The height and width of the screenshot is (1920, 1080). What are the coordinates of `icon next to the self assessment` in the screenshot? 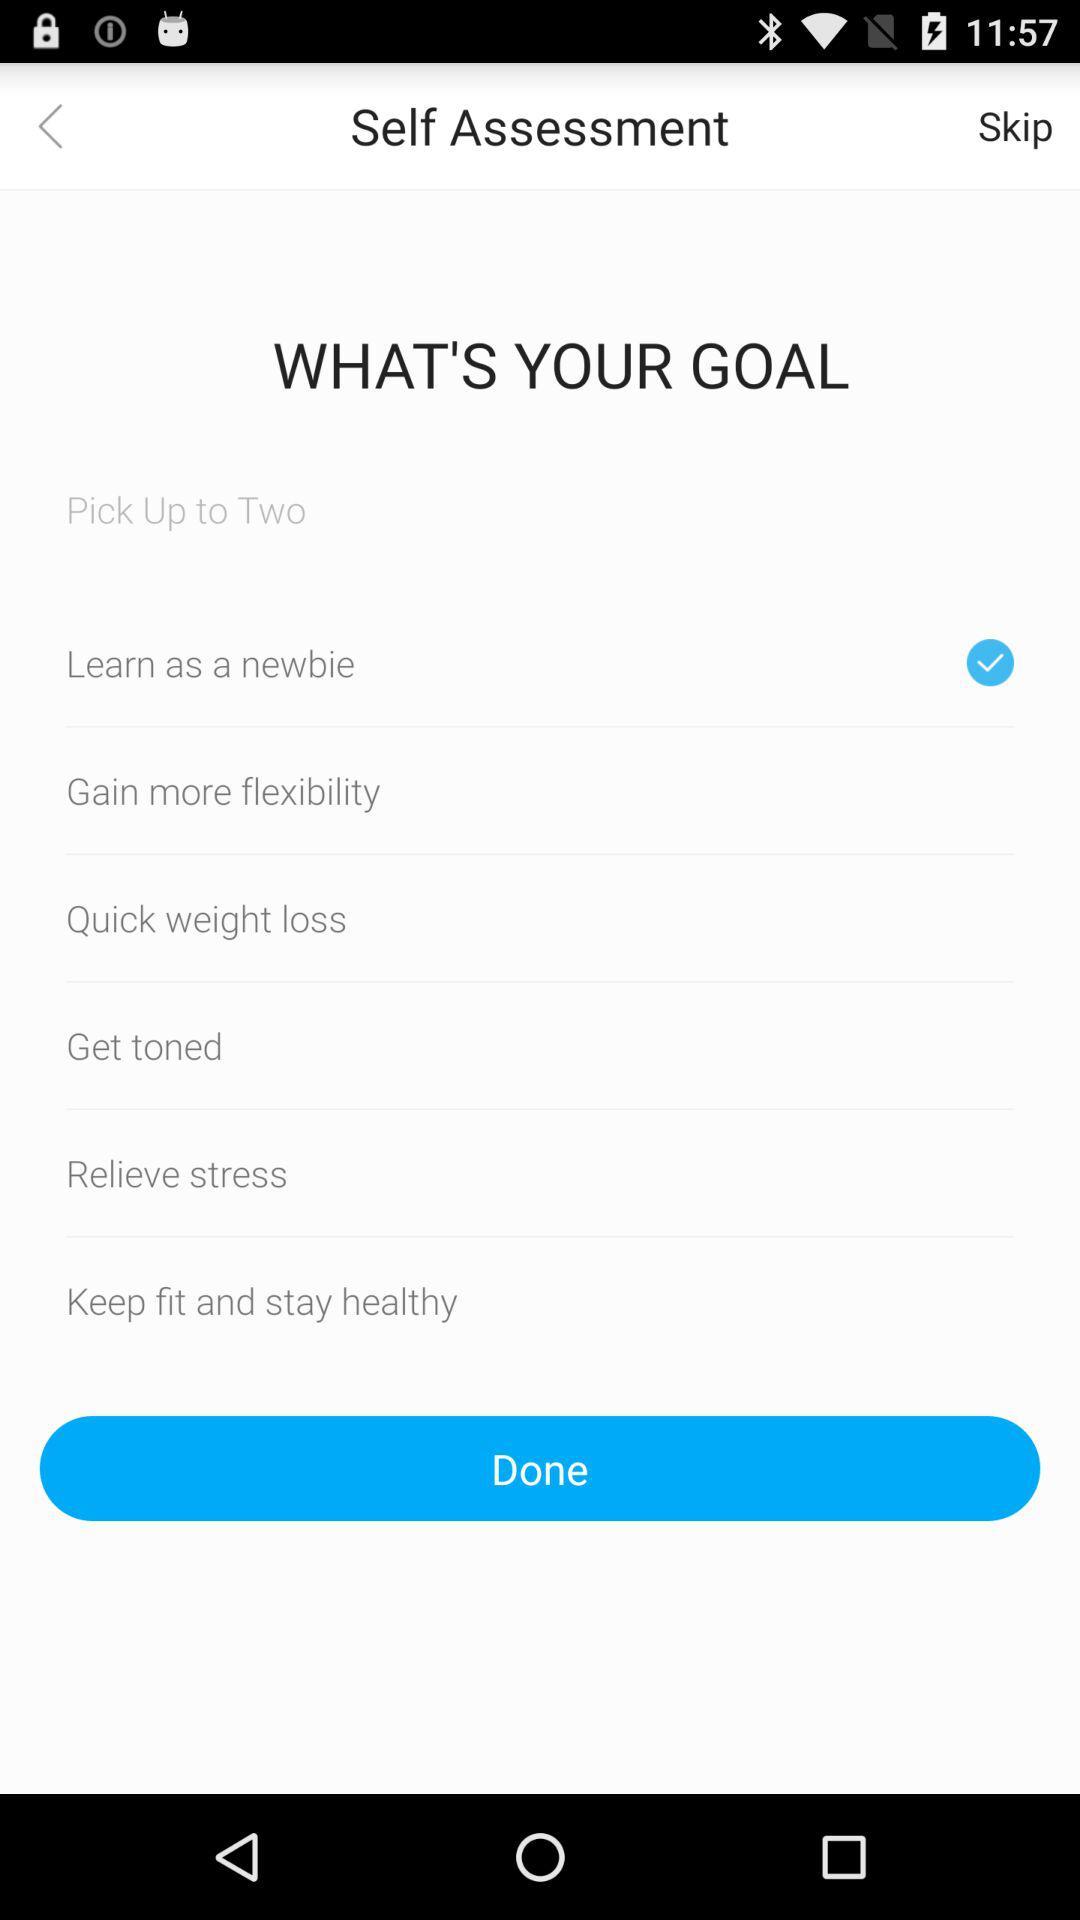 It's located at (61, 124).